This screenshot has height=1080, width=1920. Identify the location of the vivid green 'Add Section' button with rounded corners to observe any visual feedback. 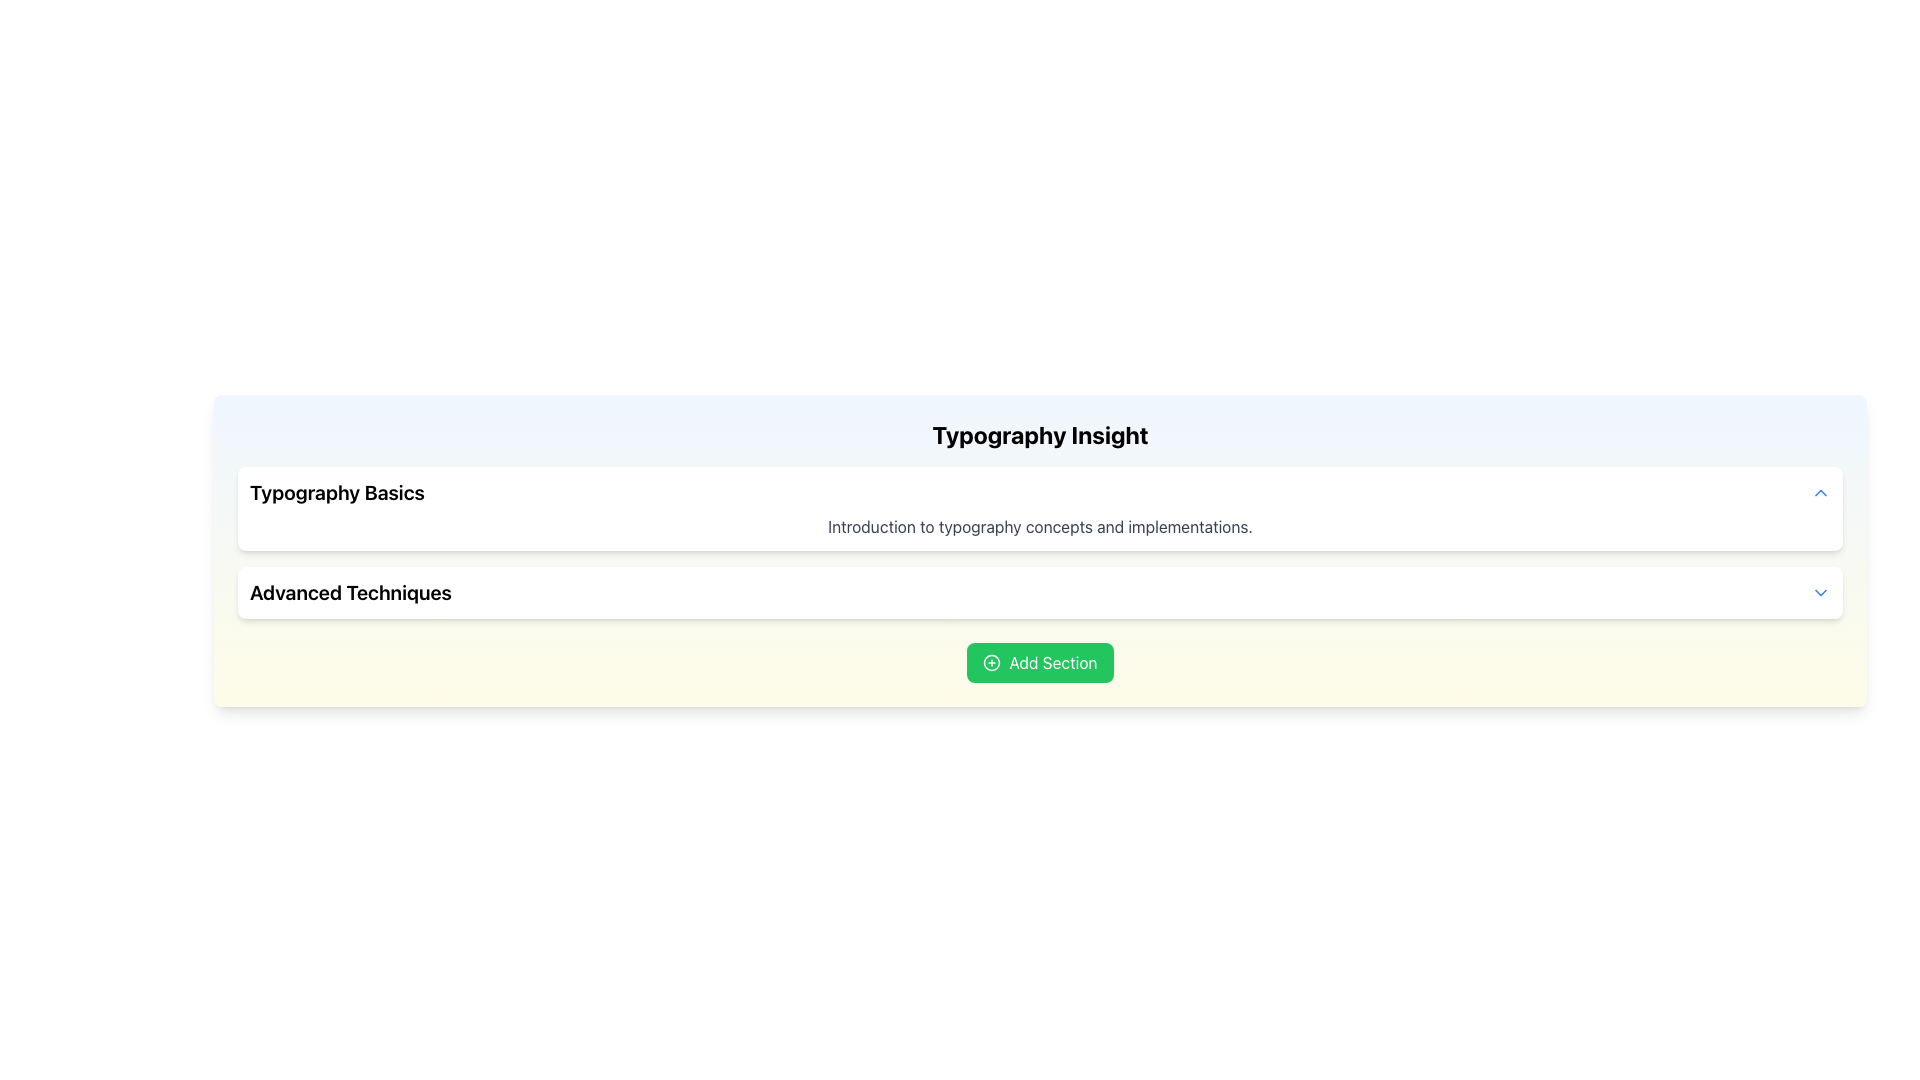
(1040, 663).